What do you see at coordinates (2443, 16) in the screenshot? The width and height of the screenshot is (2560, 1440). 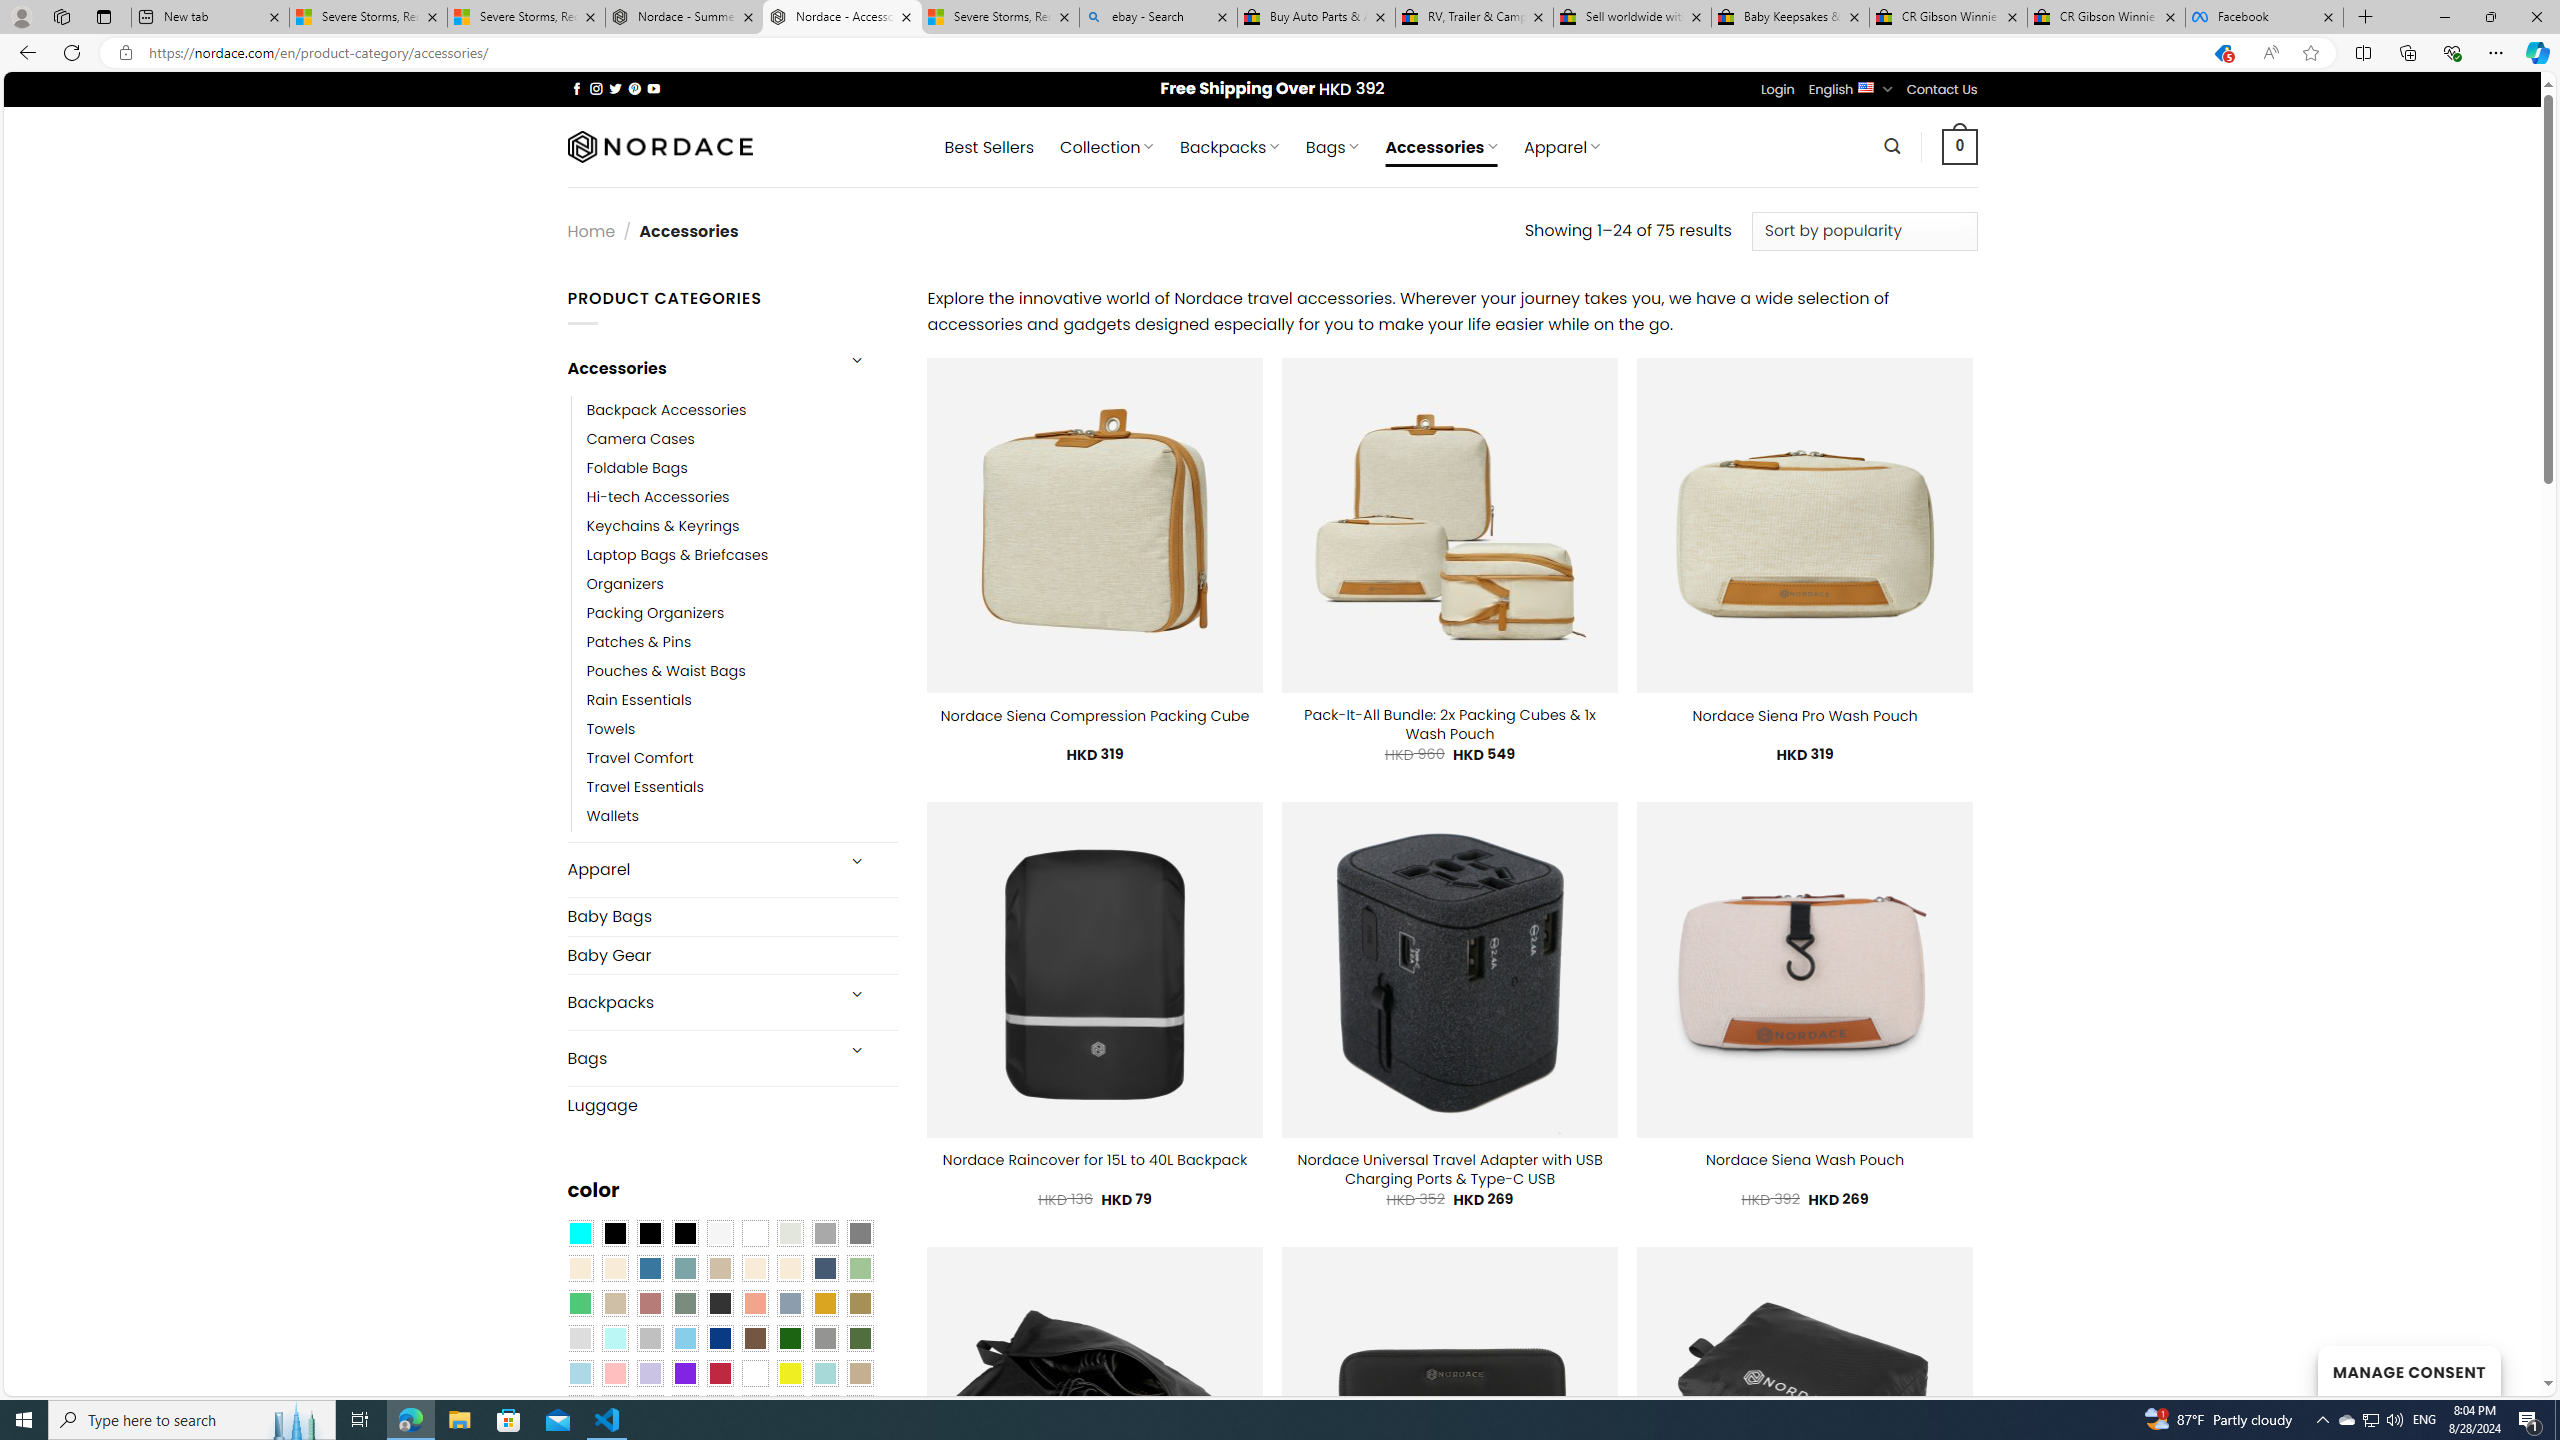 I see `'Minimize'` at bounding box center [2443, 16].